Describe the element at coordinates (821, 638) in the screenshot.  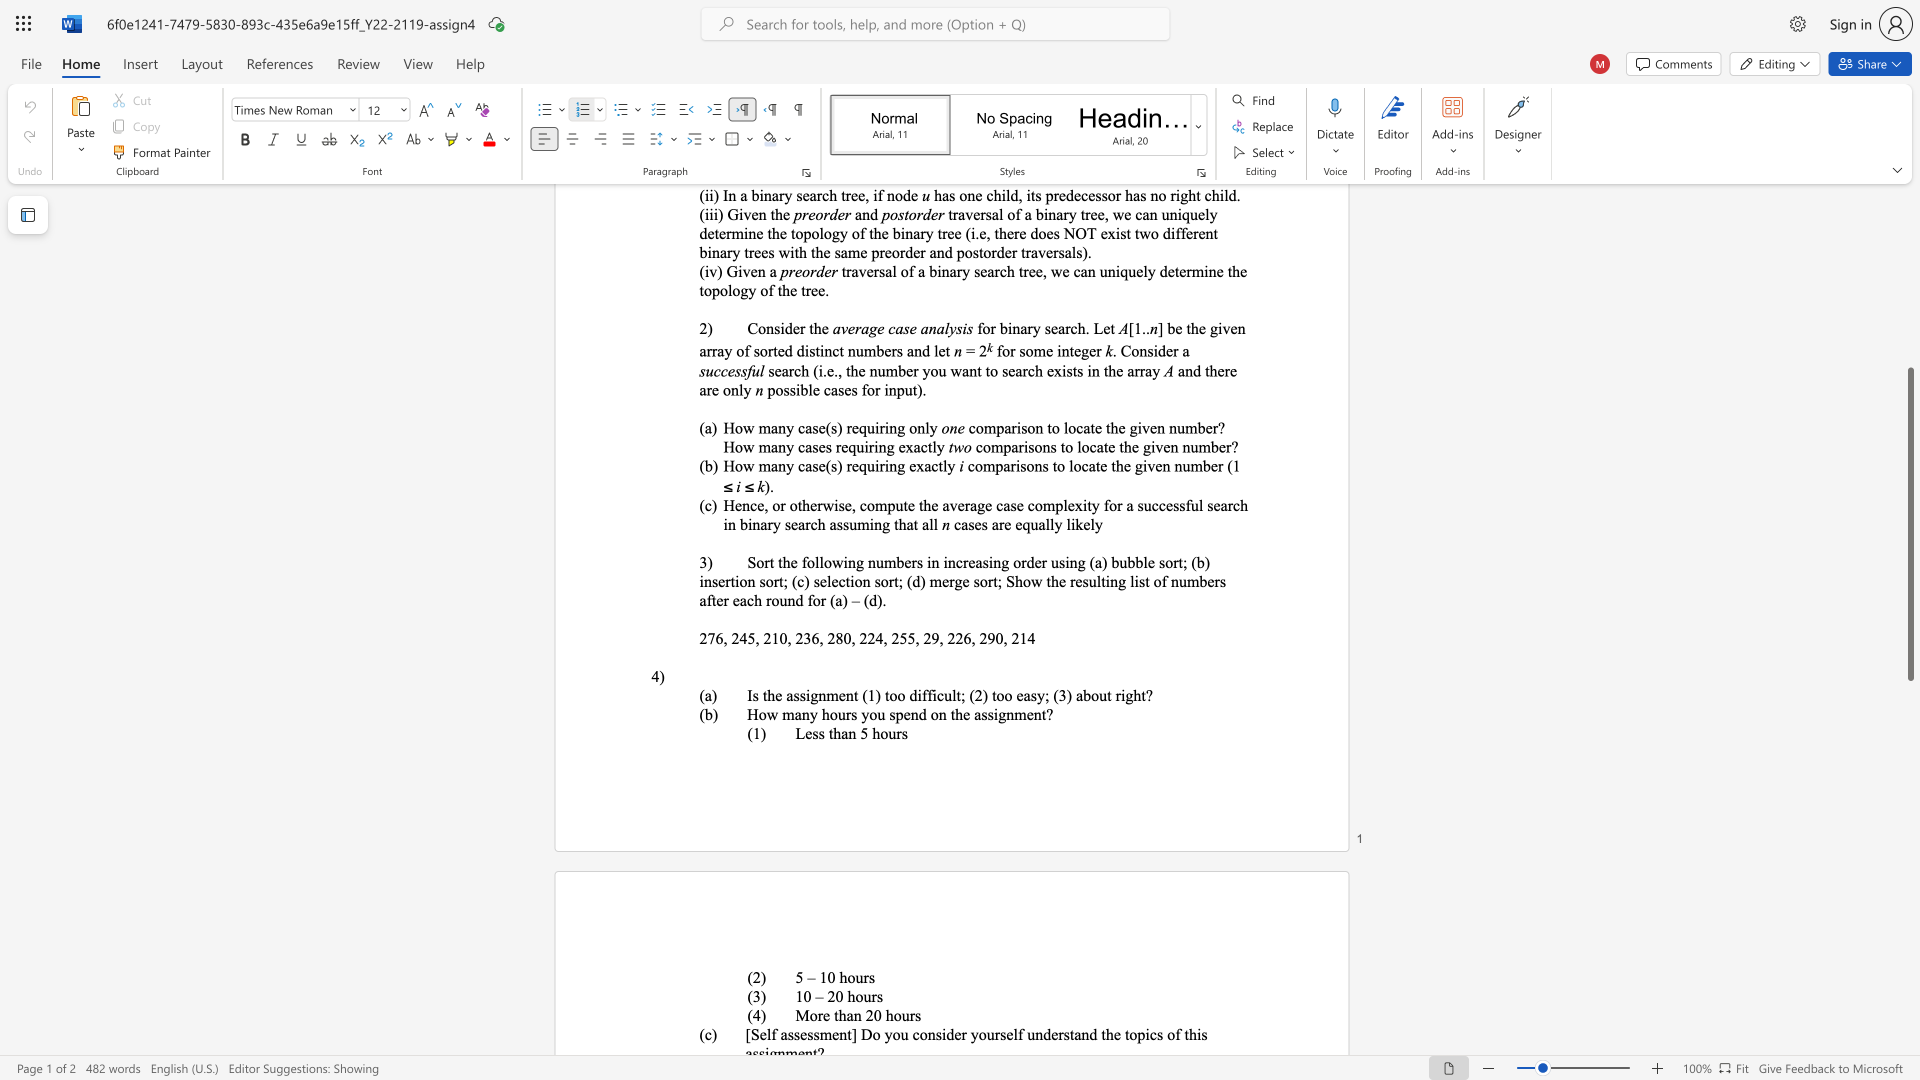
I see `the 4th character "," in the text` at that location.